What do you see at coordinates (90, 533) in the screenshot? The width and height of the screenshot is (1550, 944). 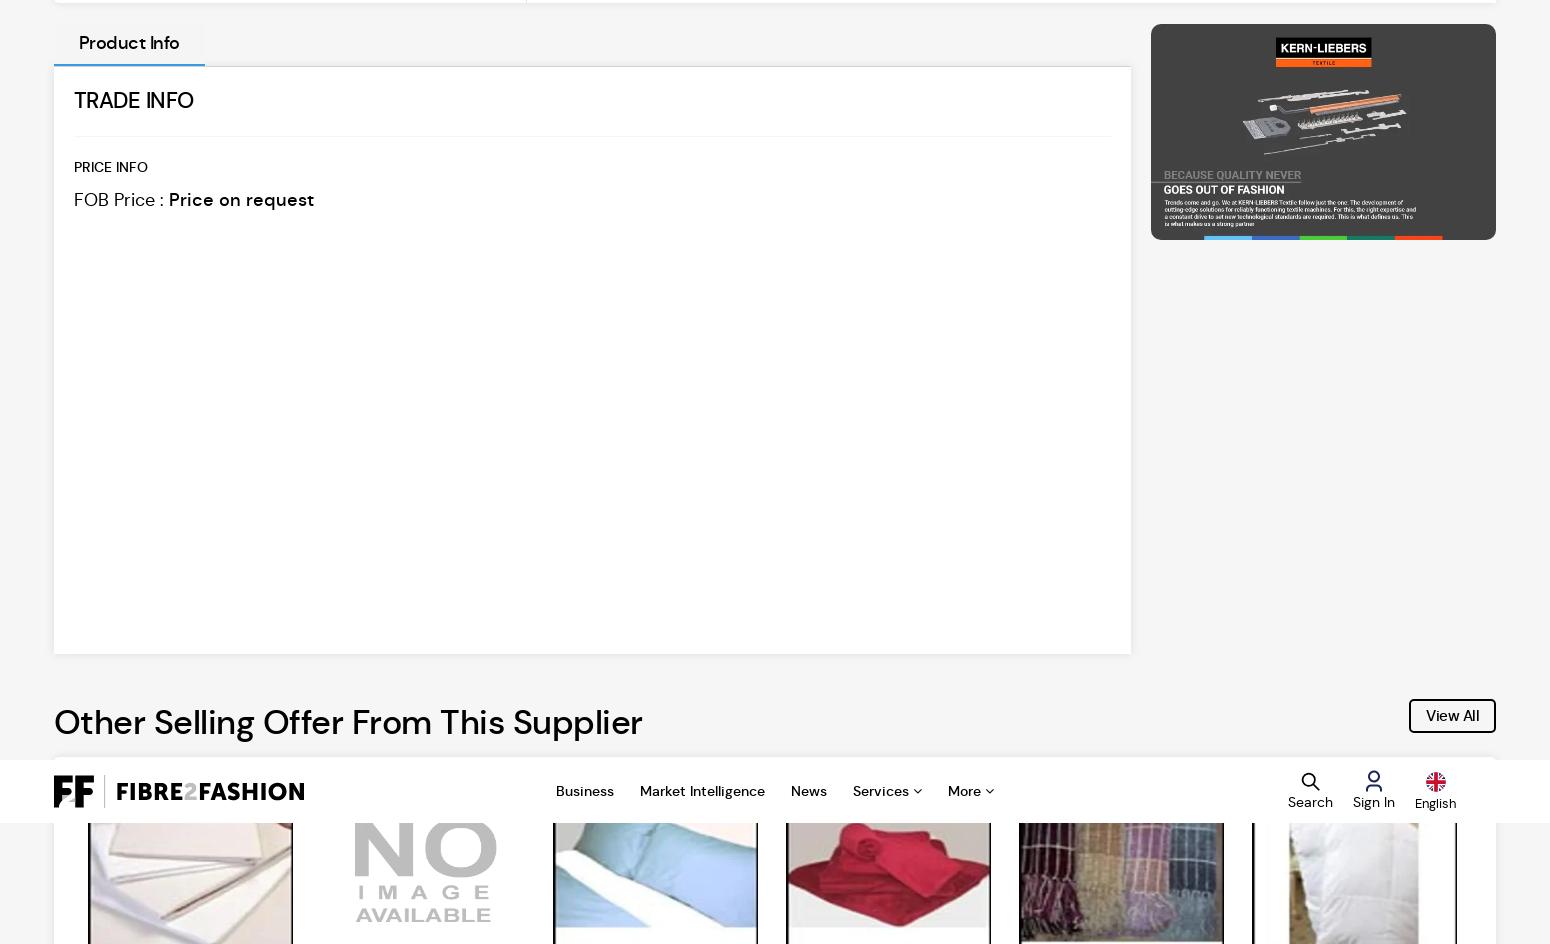 I see `'Garment'` at bounding box center [90, 533].